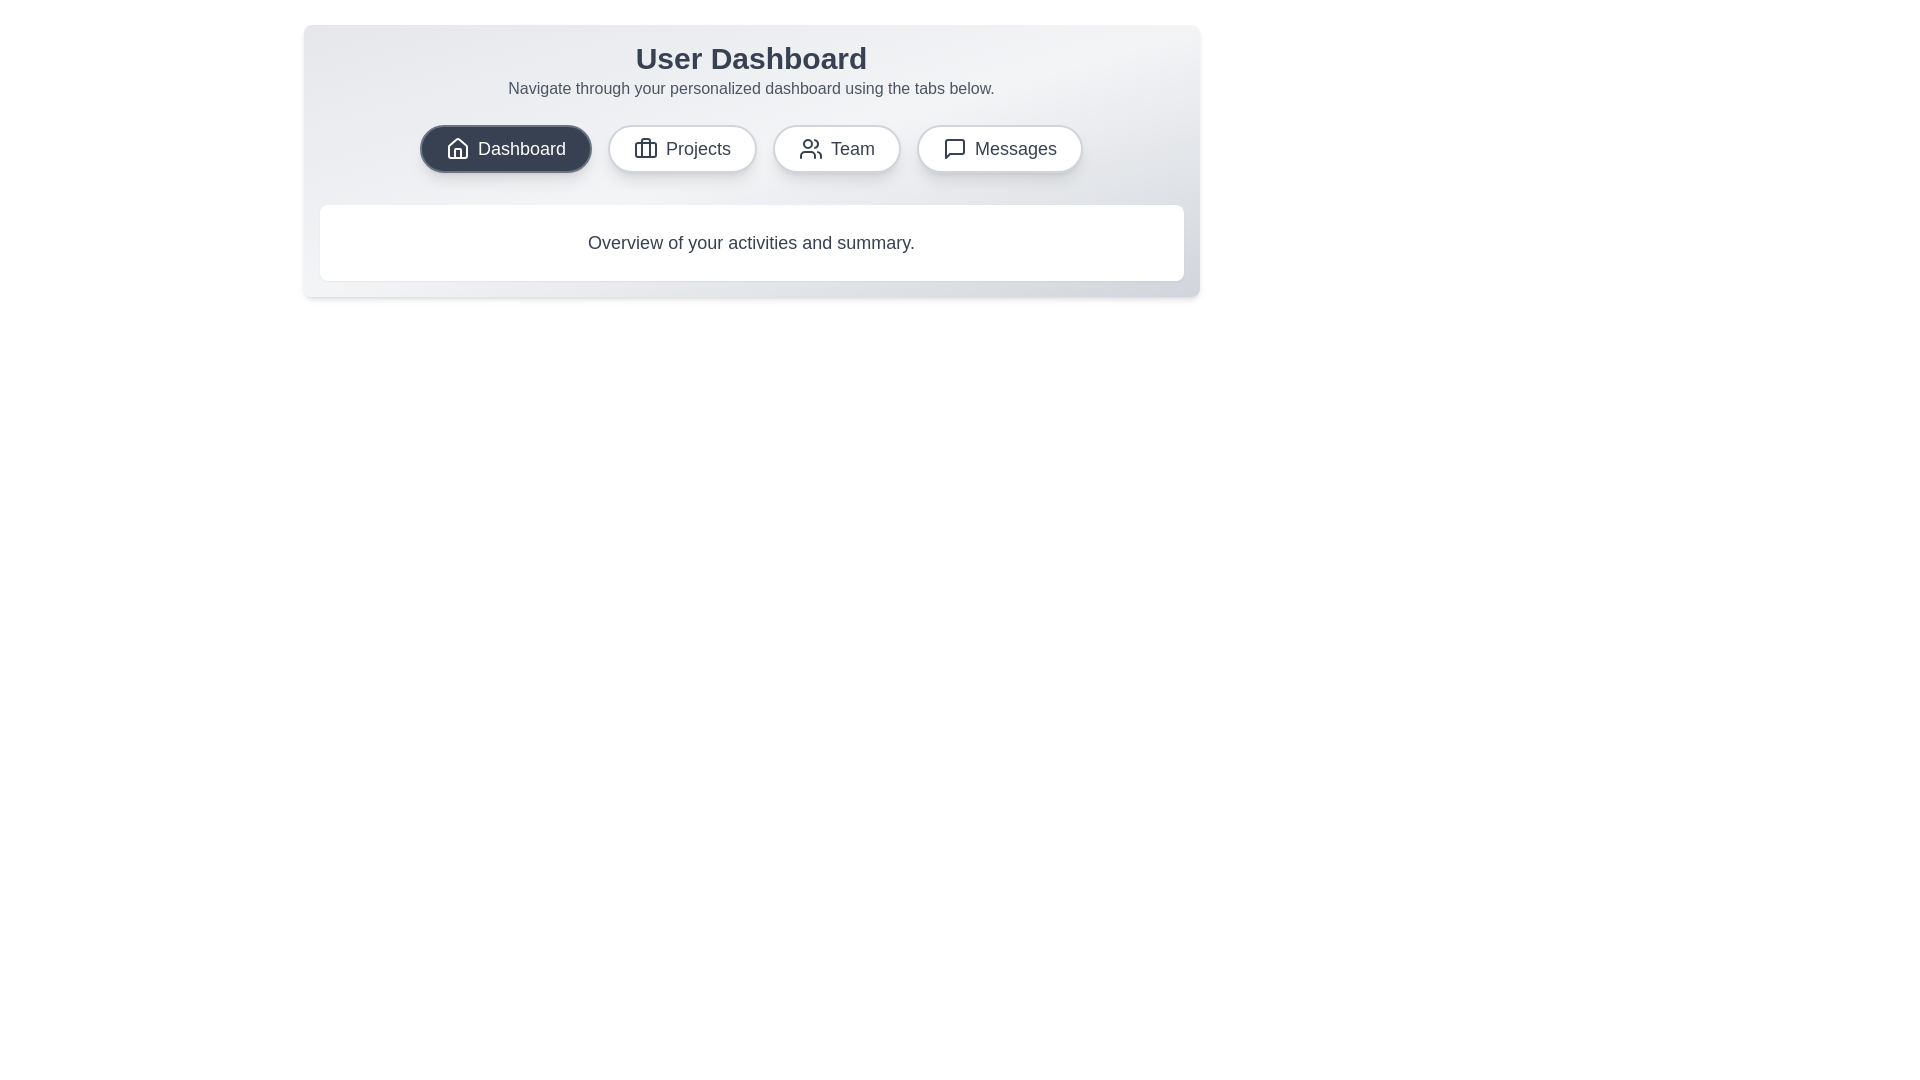  I want to click on the tab corresponding to Messages, so click(1000, 148).